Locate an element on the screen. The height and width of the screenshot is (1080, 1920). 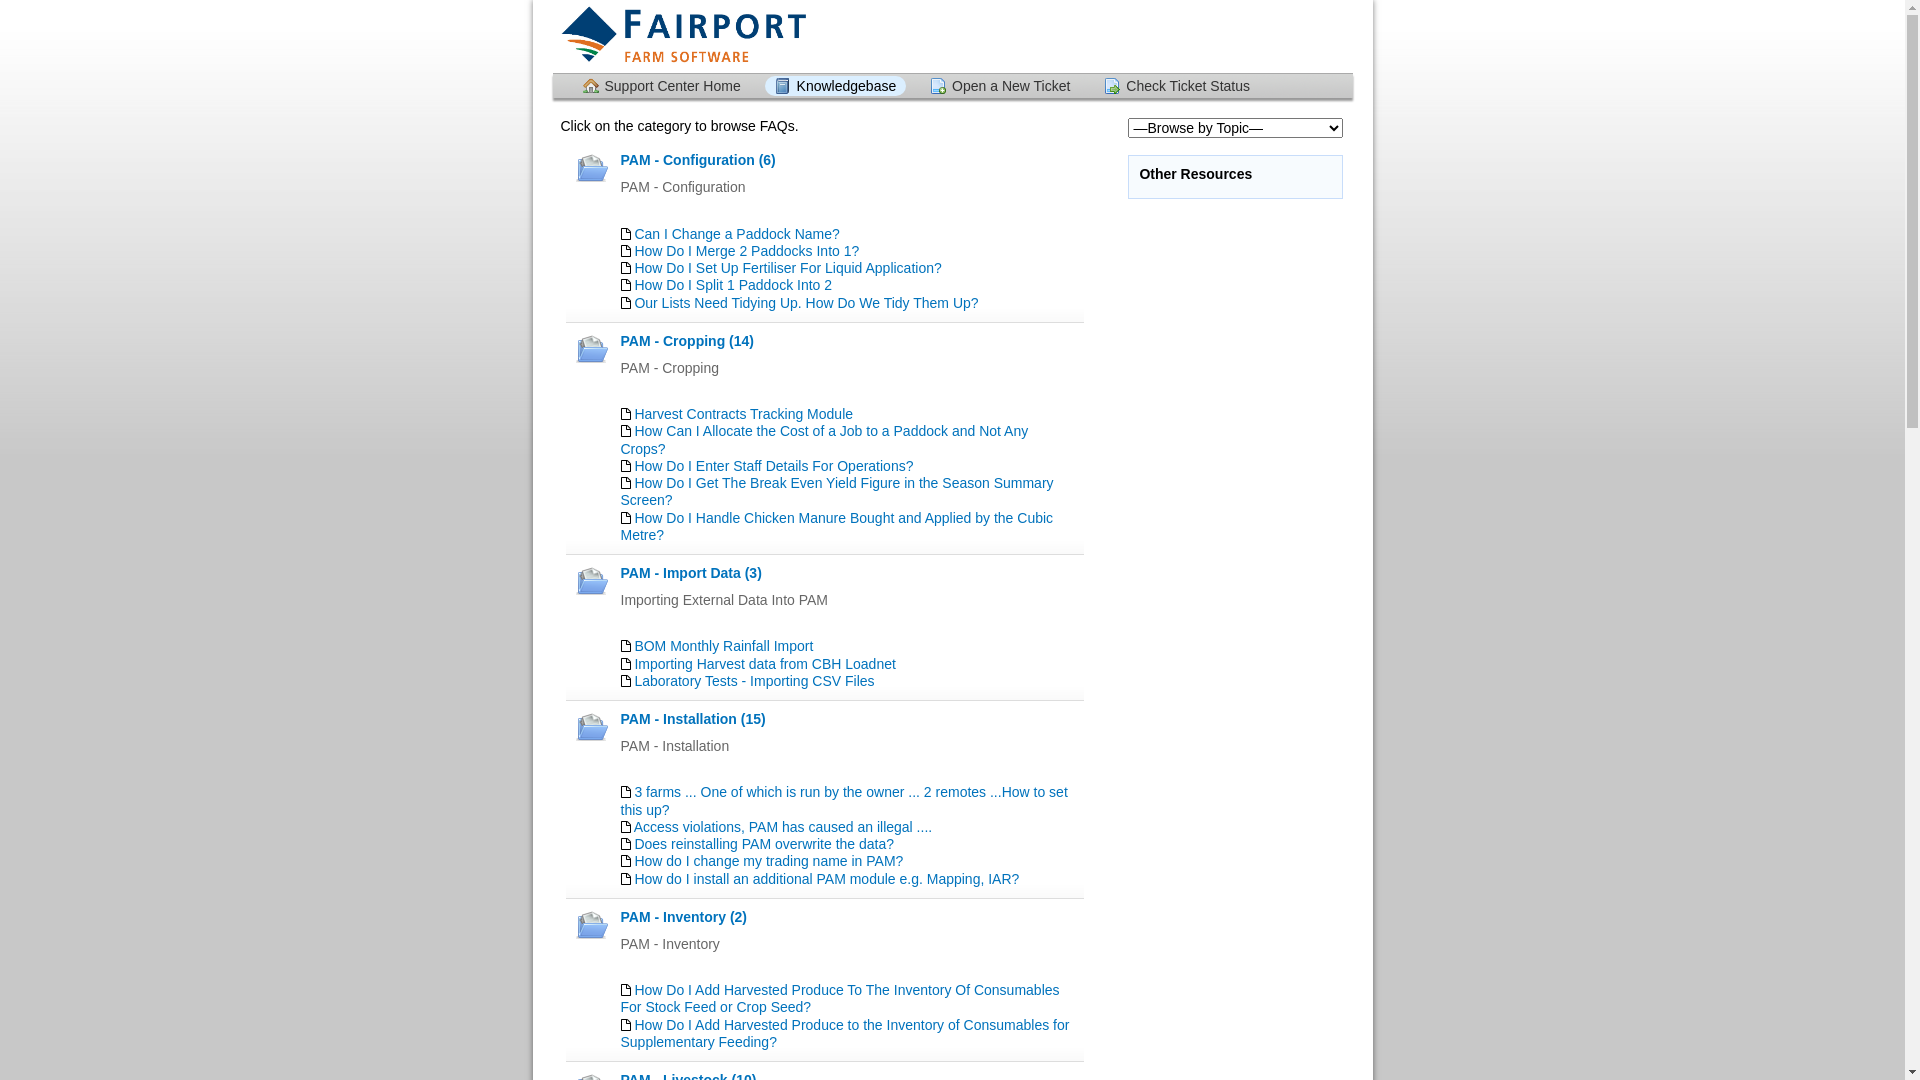
'PAM - Installation (15)' is located at coordinates (692, 717).